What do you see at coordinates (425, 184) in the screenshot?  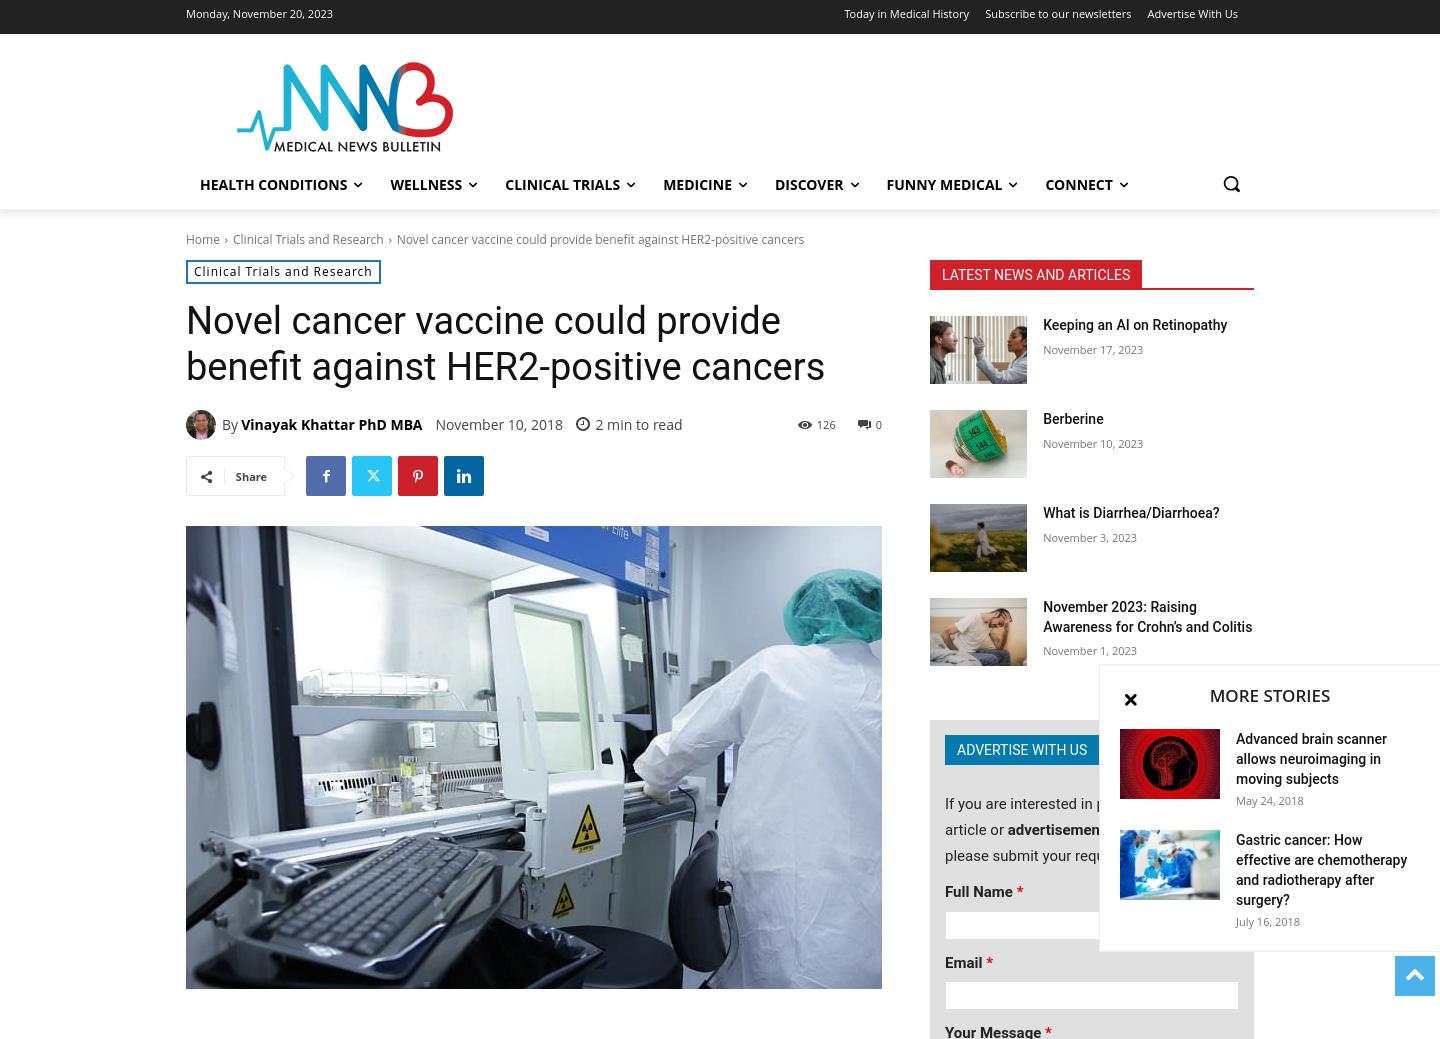 I see `'Wellness'` at bounding box center [425, 184].